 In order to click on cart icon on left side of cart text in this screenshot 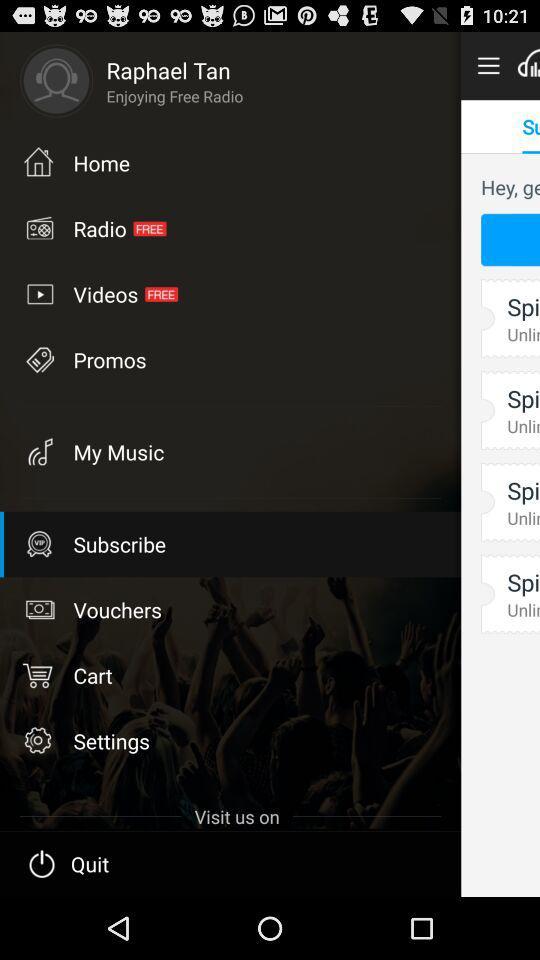, I will do `click(38, 674)`.